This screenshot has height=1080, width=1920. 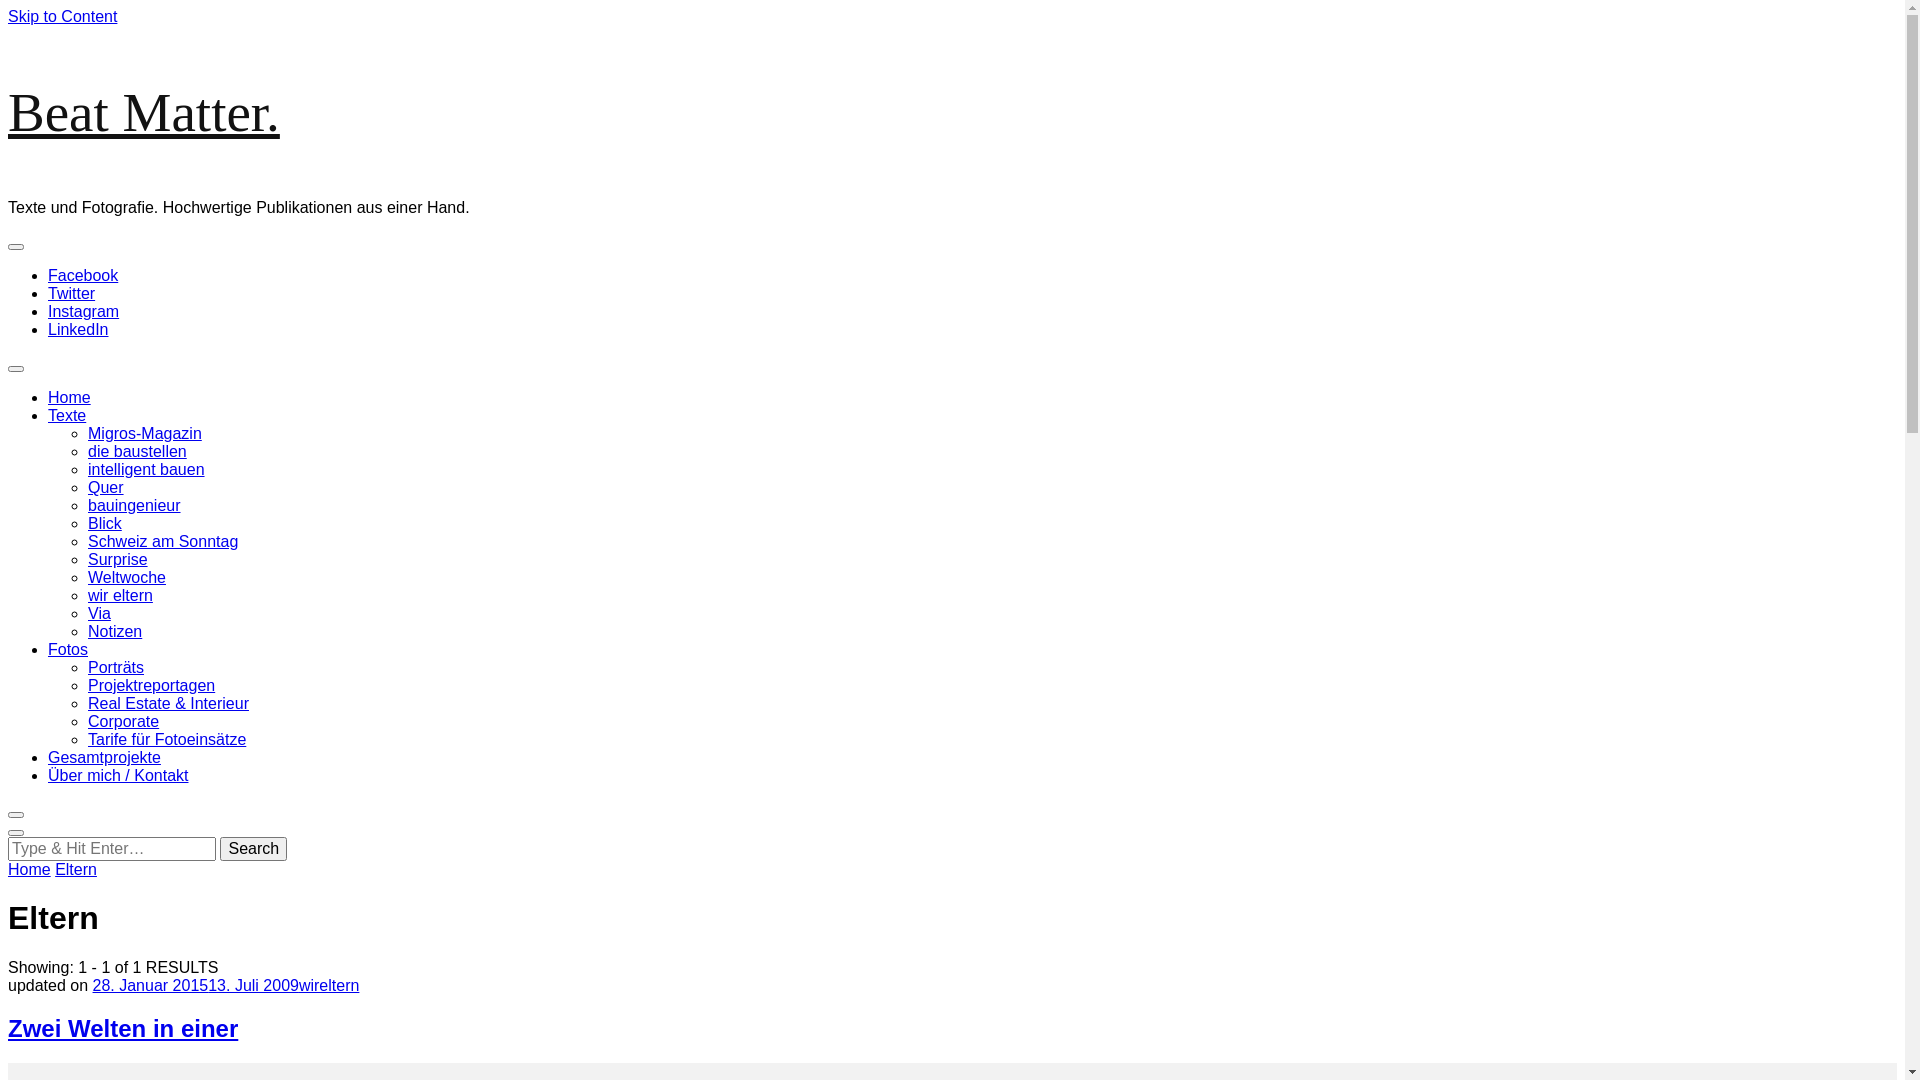 I want to click on 'Schweiz am Sonntag', so click(x=163, y=541).